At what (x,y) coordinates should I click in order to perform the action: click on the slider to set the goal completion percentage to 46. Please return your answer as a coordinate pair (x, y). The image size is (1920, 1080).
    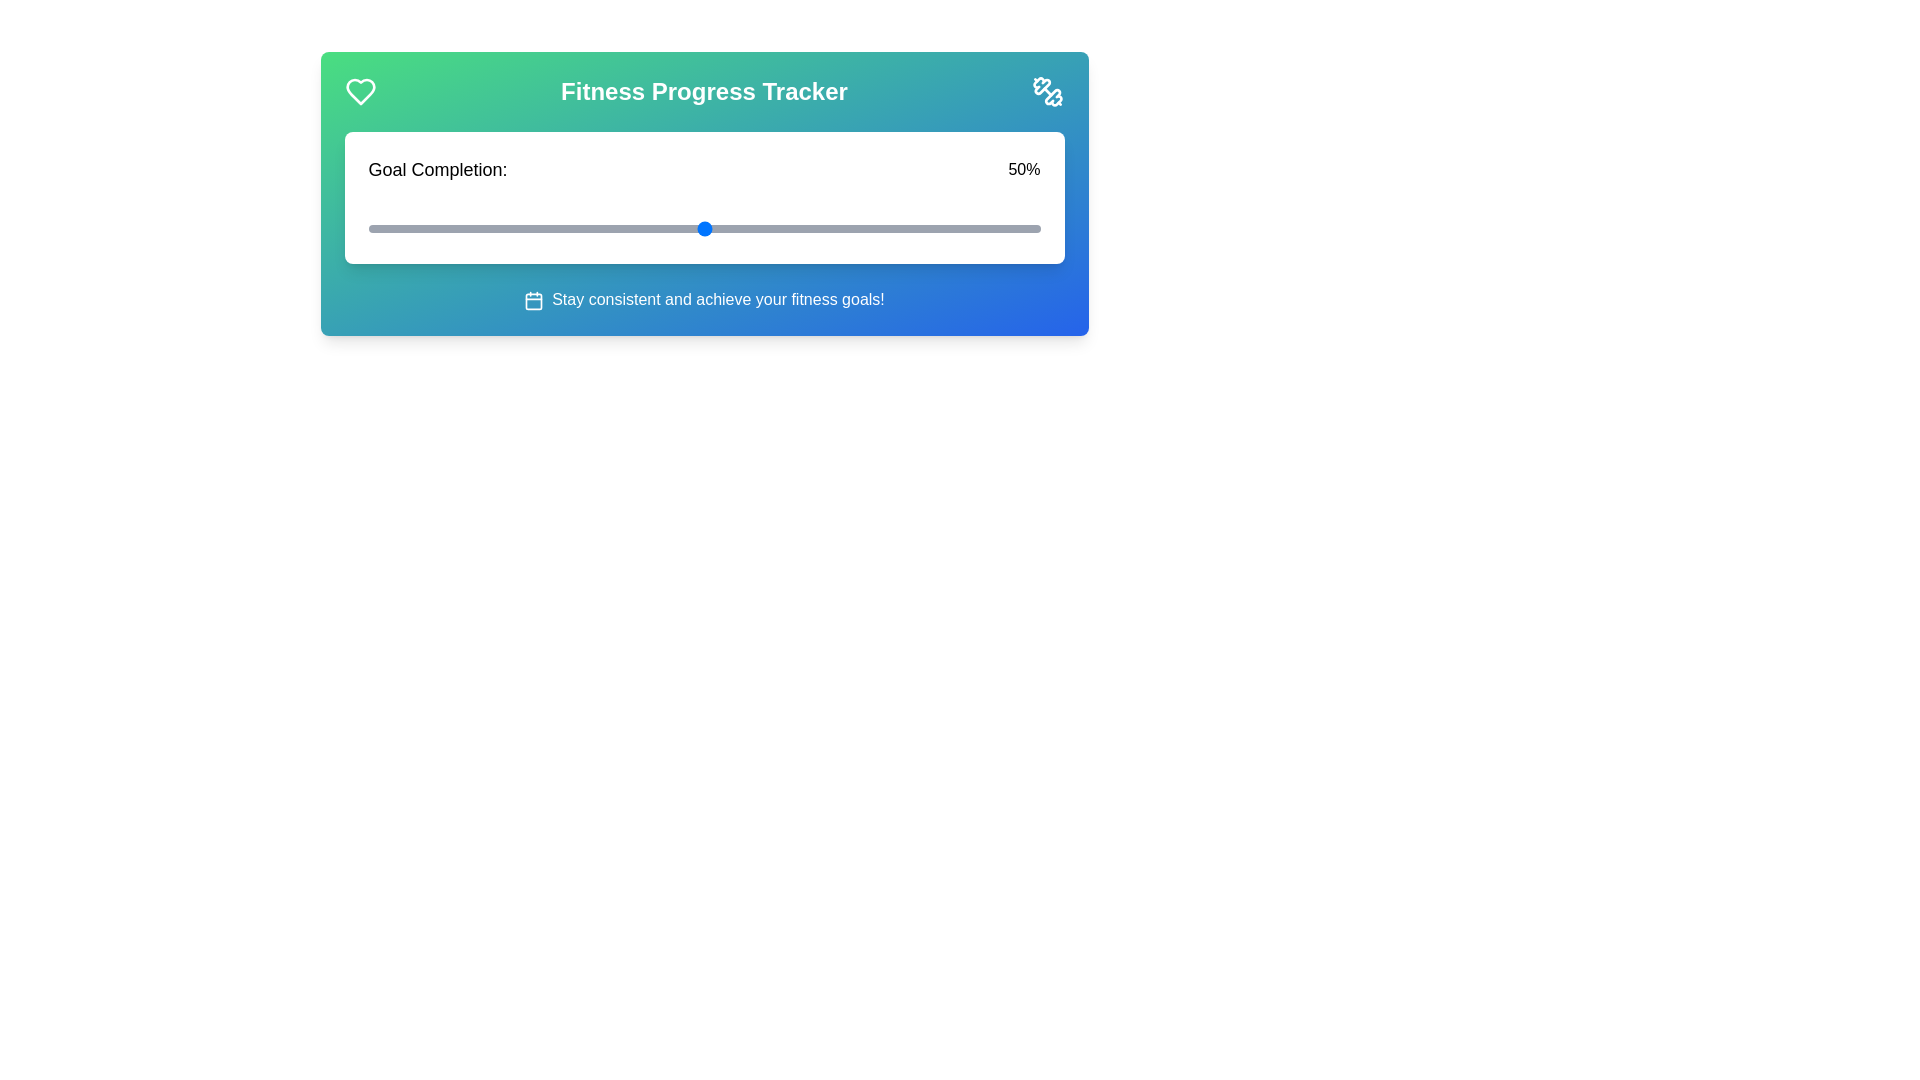
    Looking at the image, I should click on (677, 227).